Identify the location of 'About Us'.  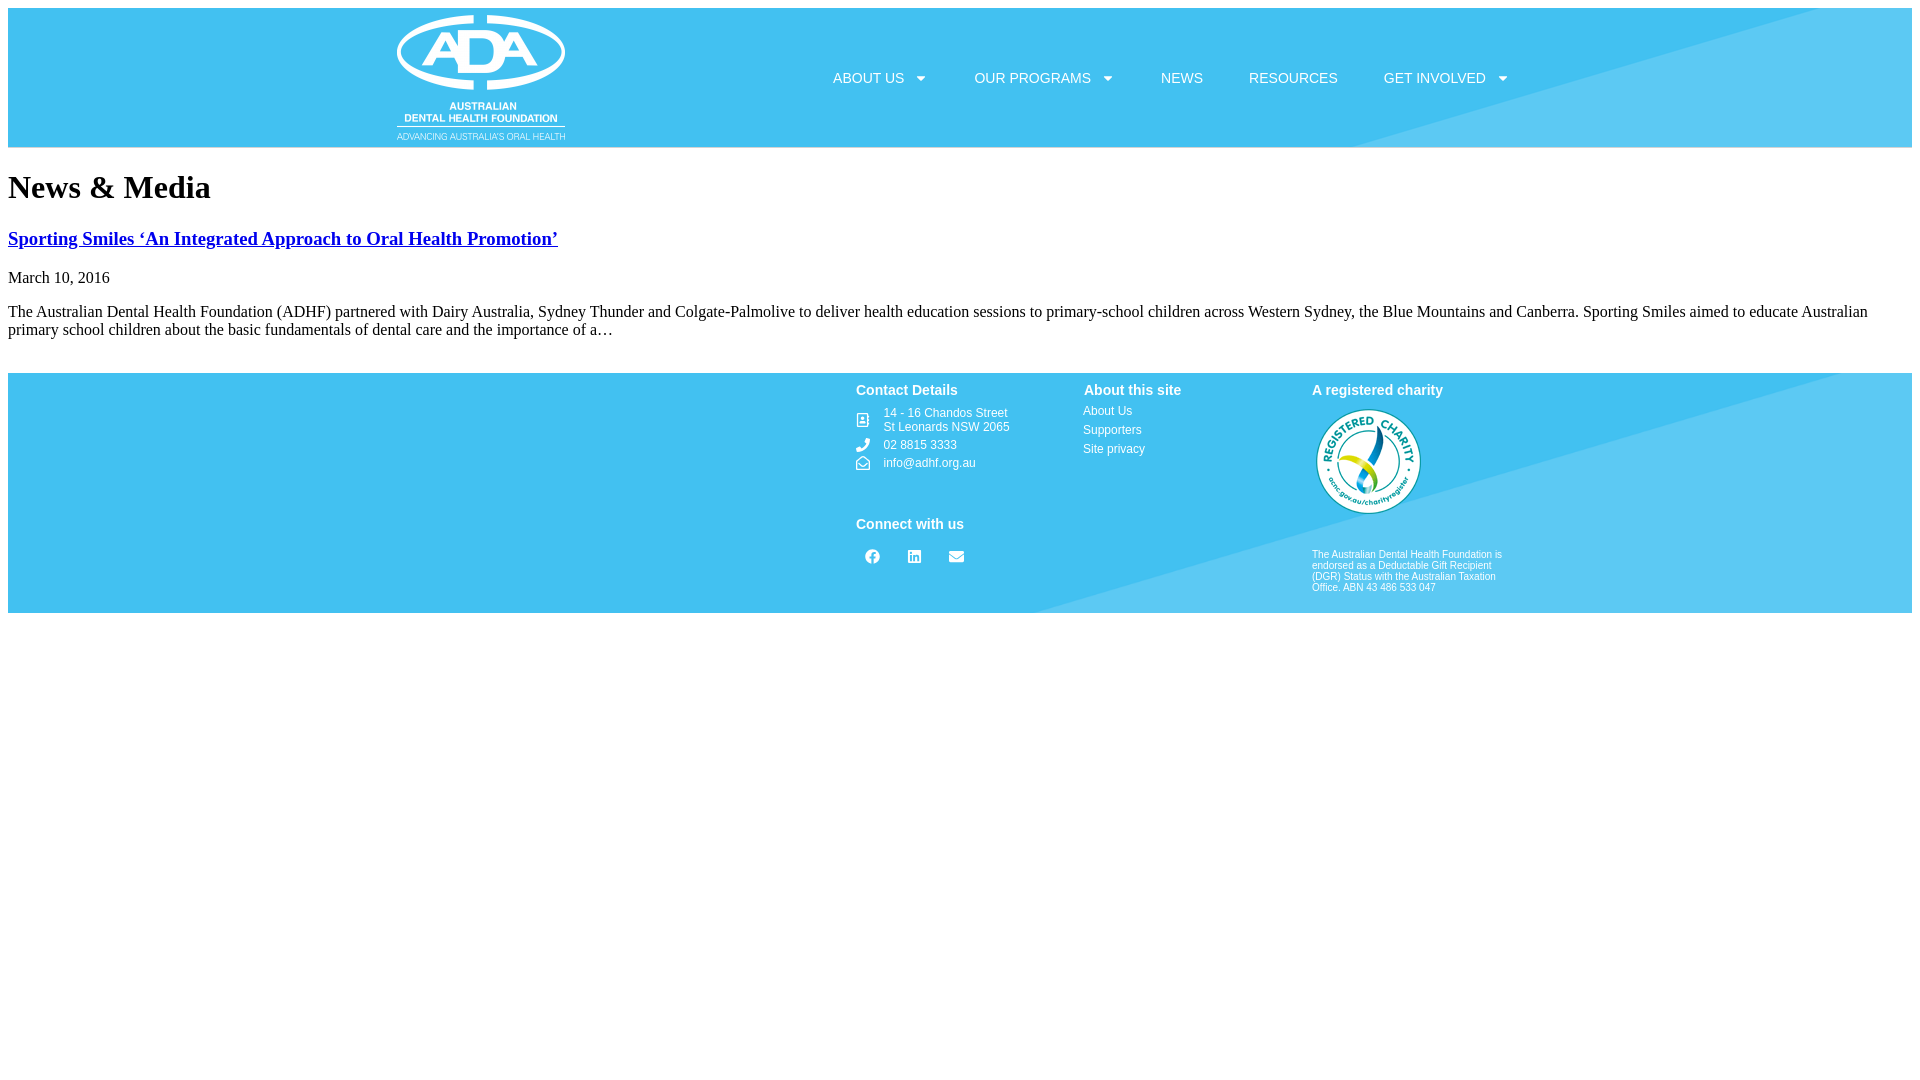
(1082, 410).